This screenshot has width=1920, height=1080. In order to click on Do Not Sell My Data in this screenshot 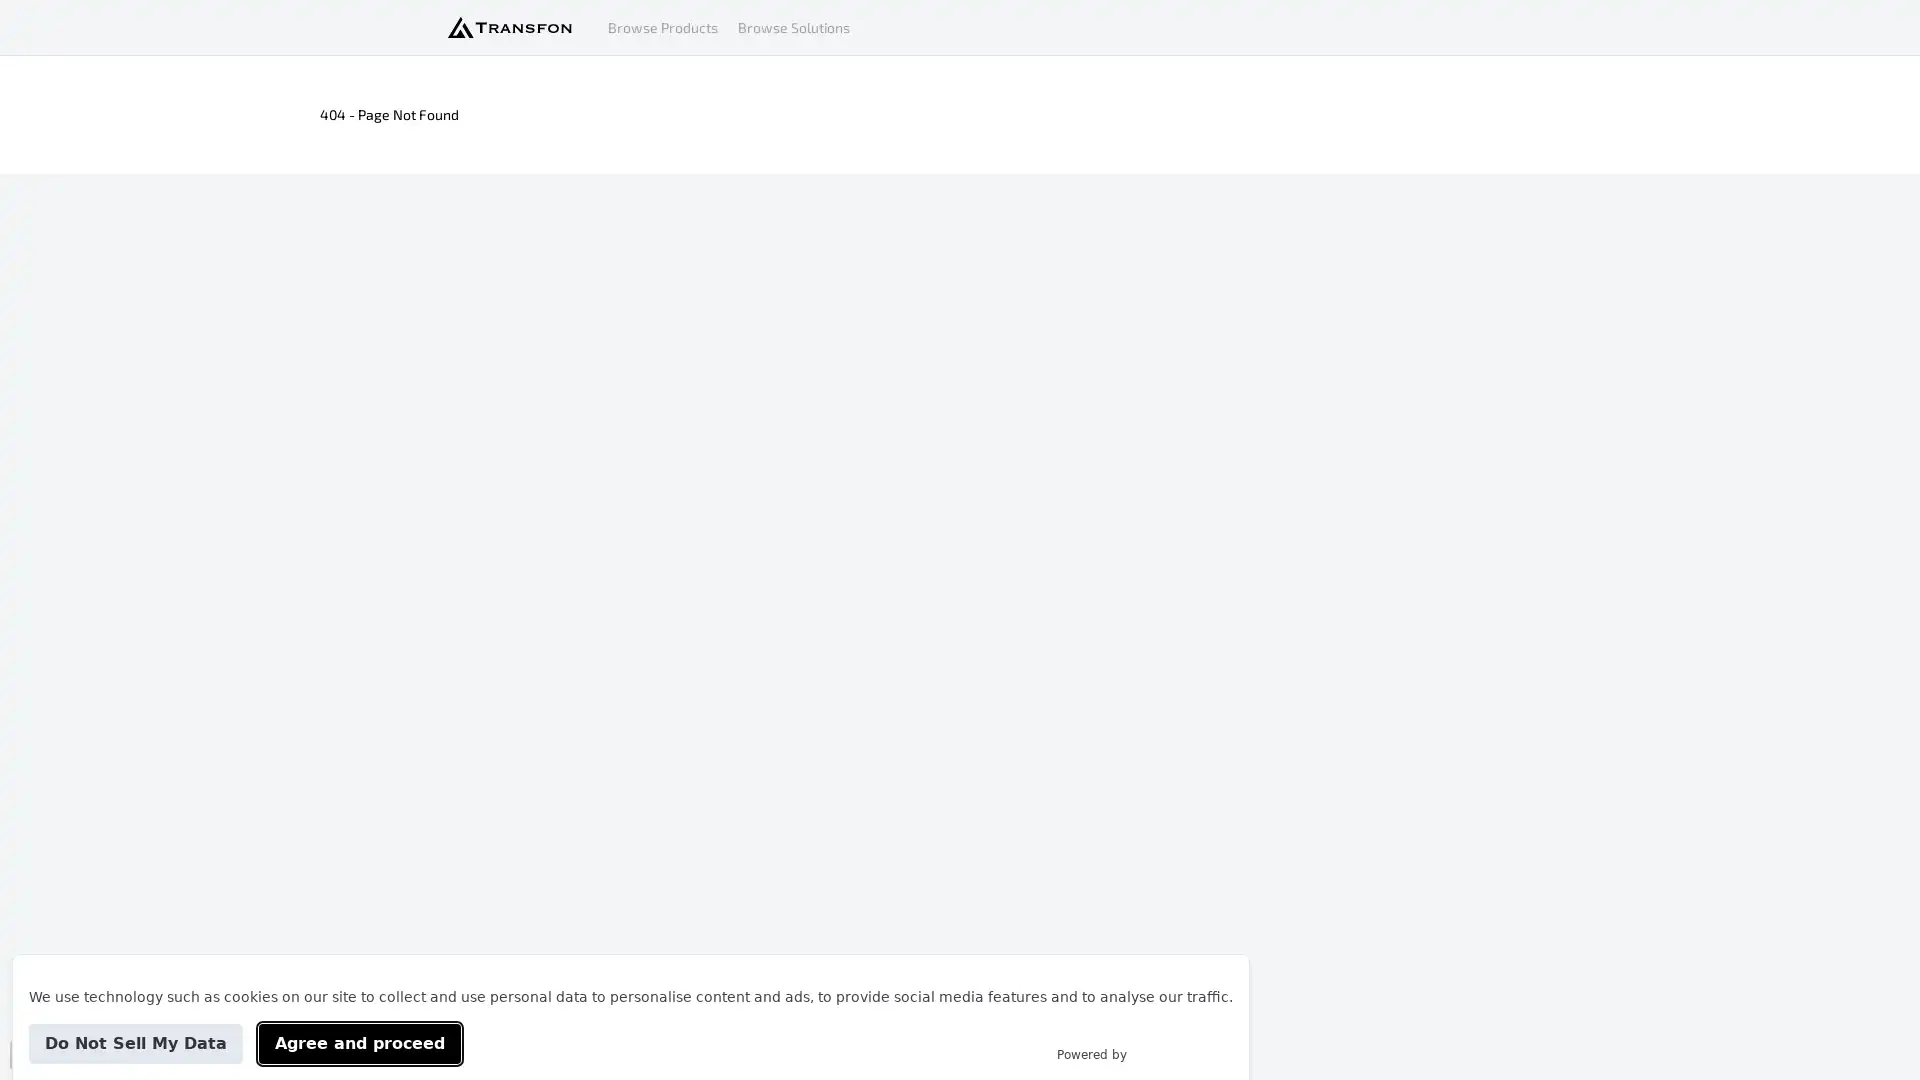, I will do `click(134, 1043)`.